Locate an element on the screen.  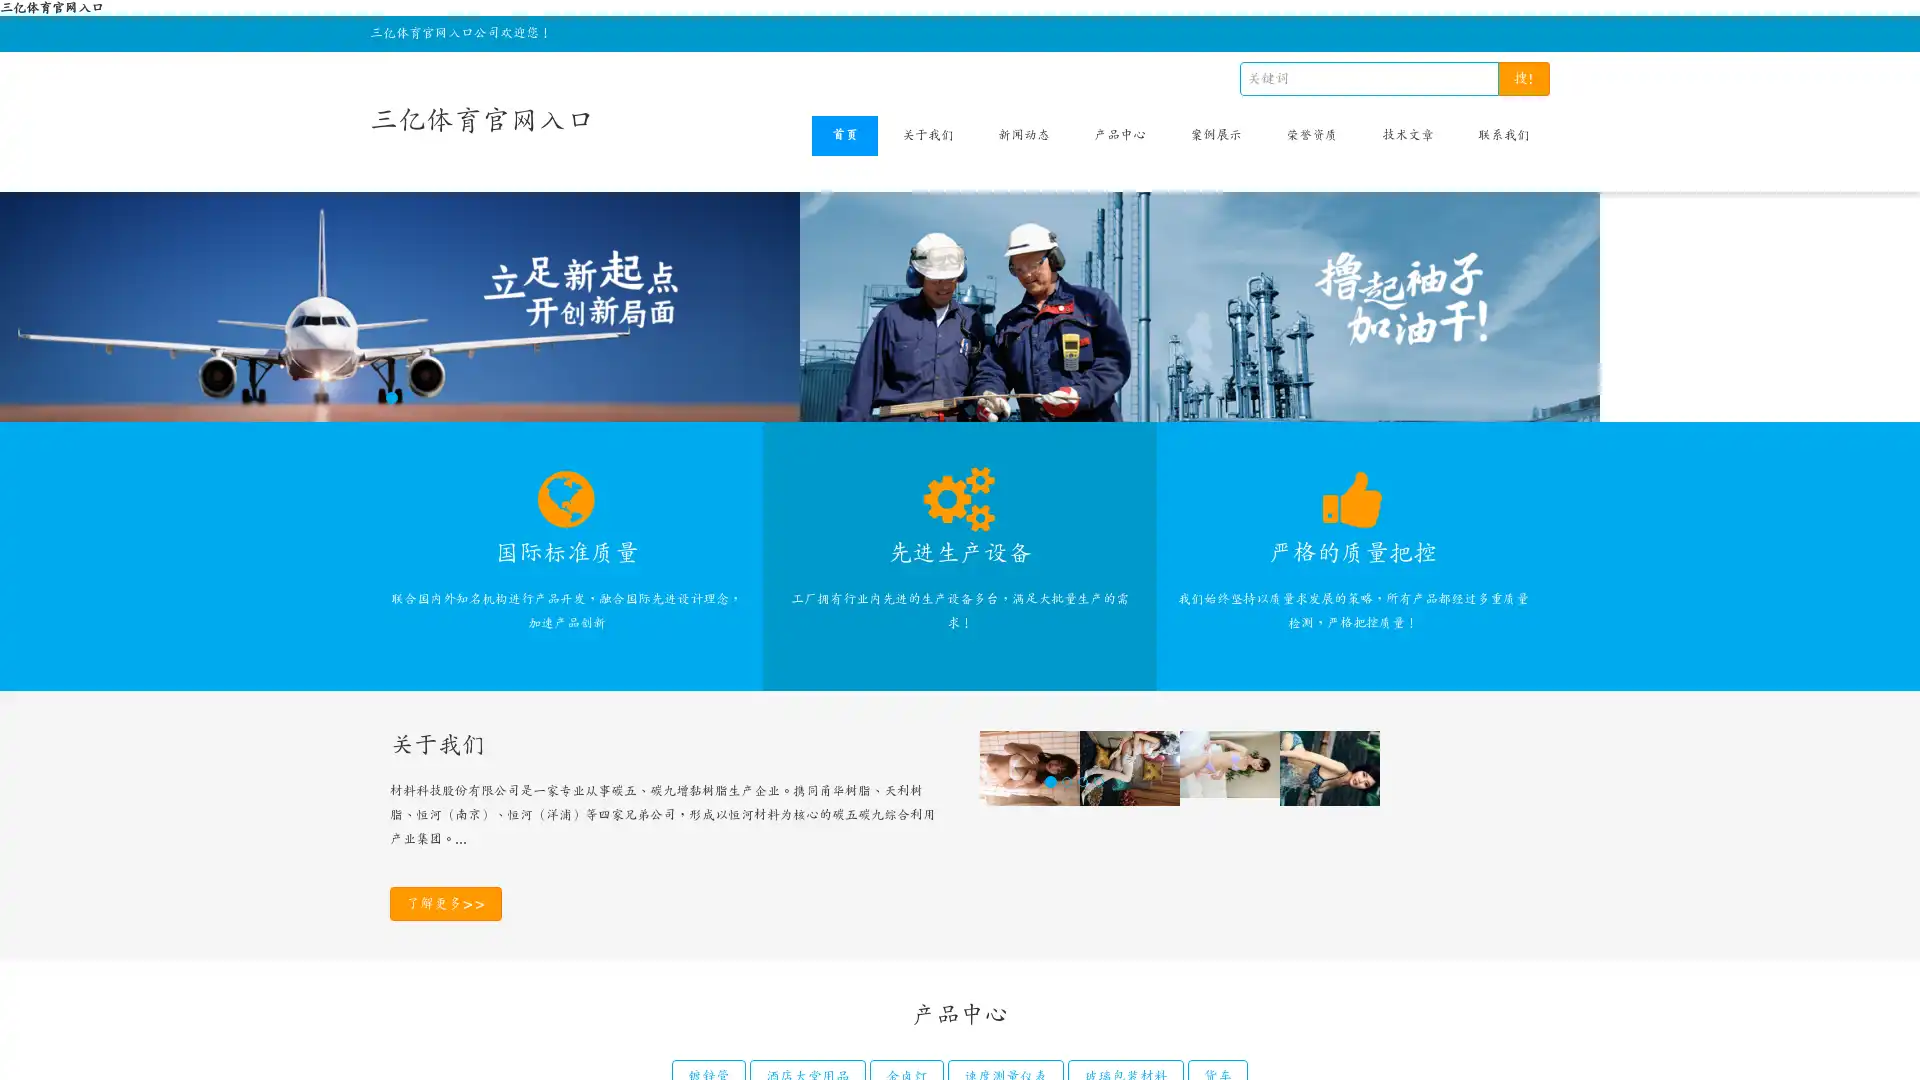
! is located at coordinates (1523, 77).